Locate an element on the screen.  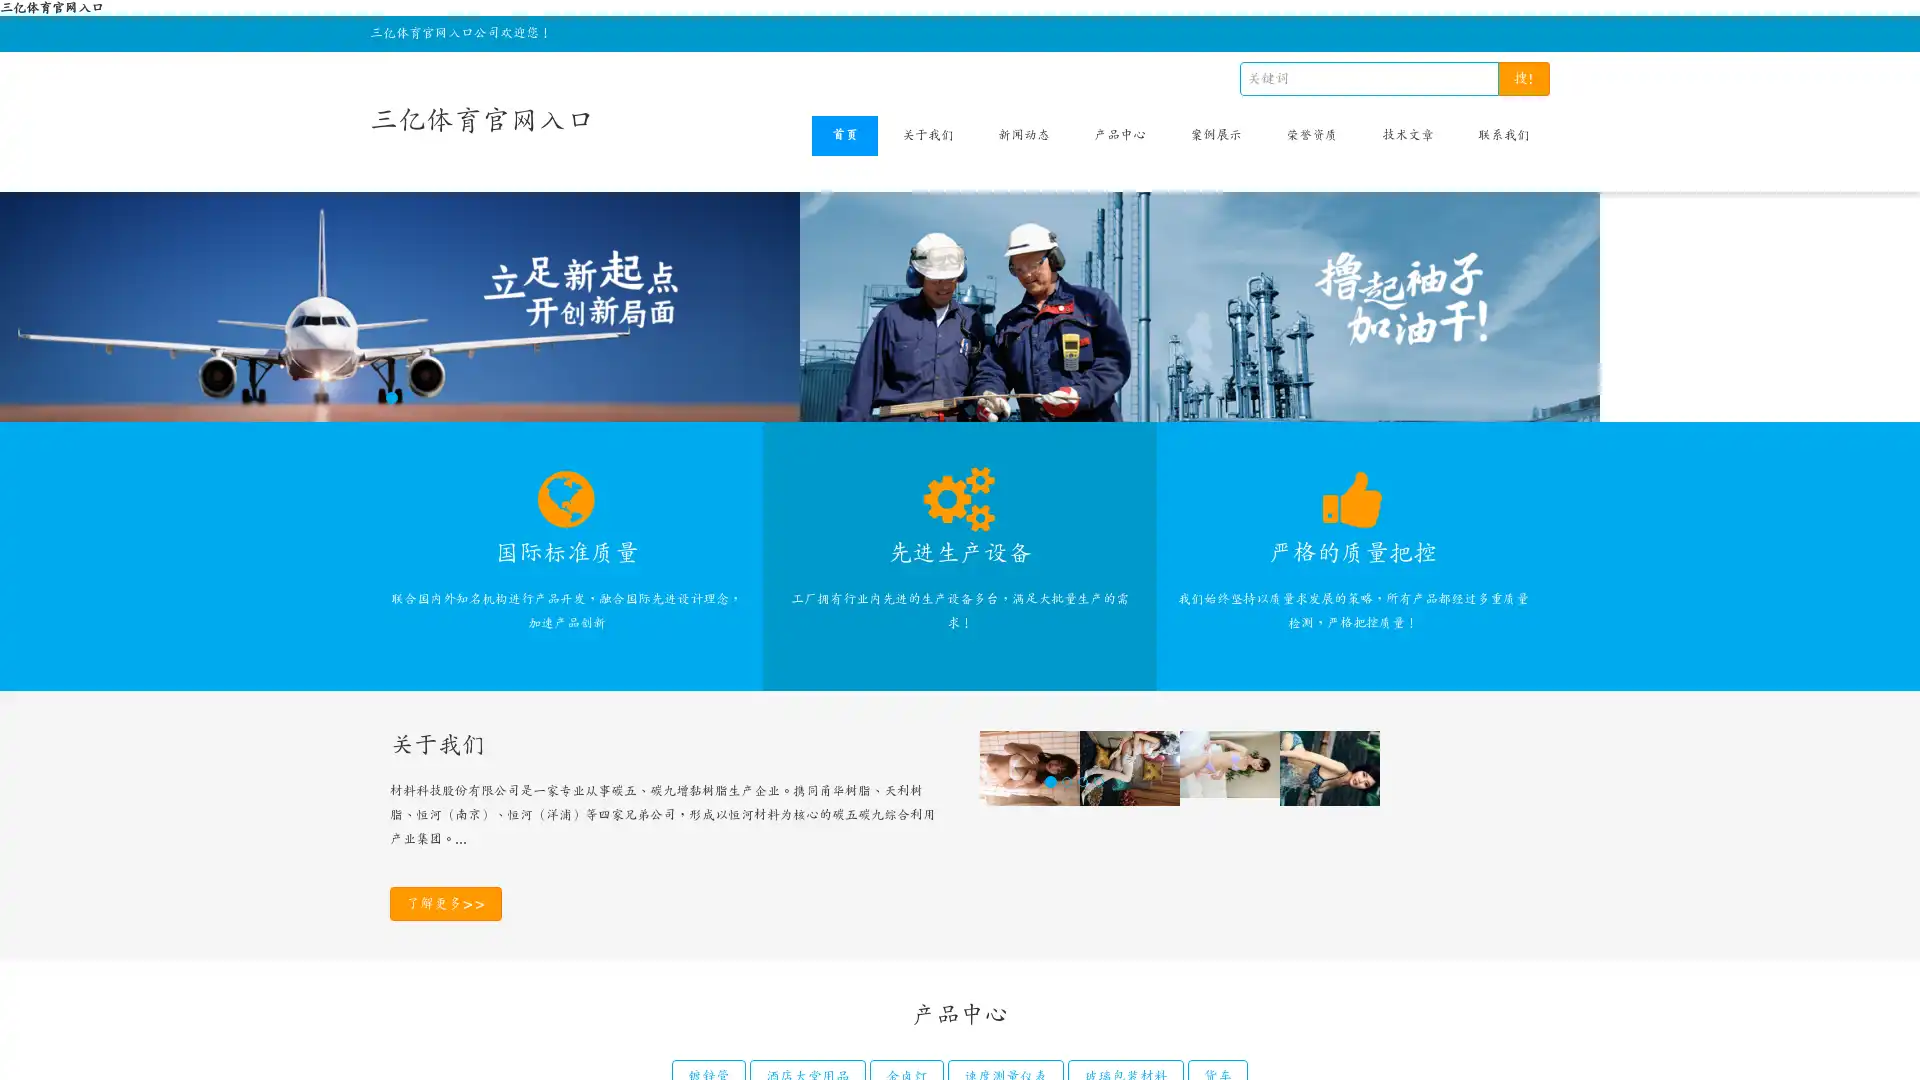
! is located at coordinates (1523, 77).